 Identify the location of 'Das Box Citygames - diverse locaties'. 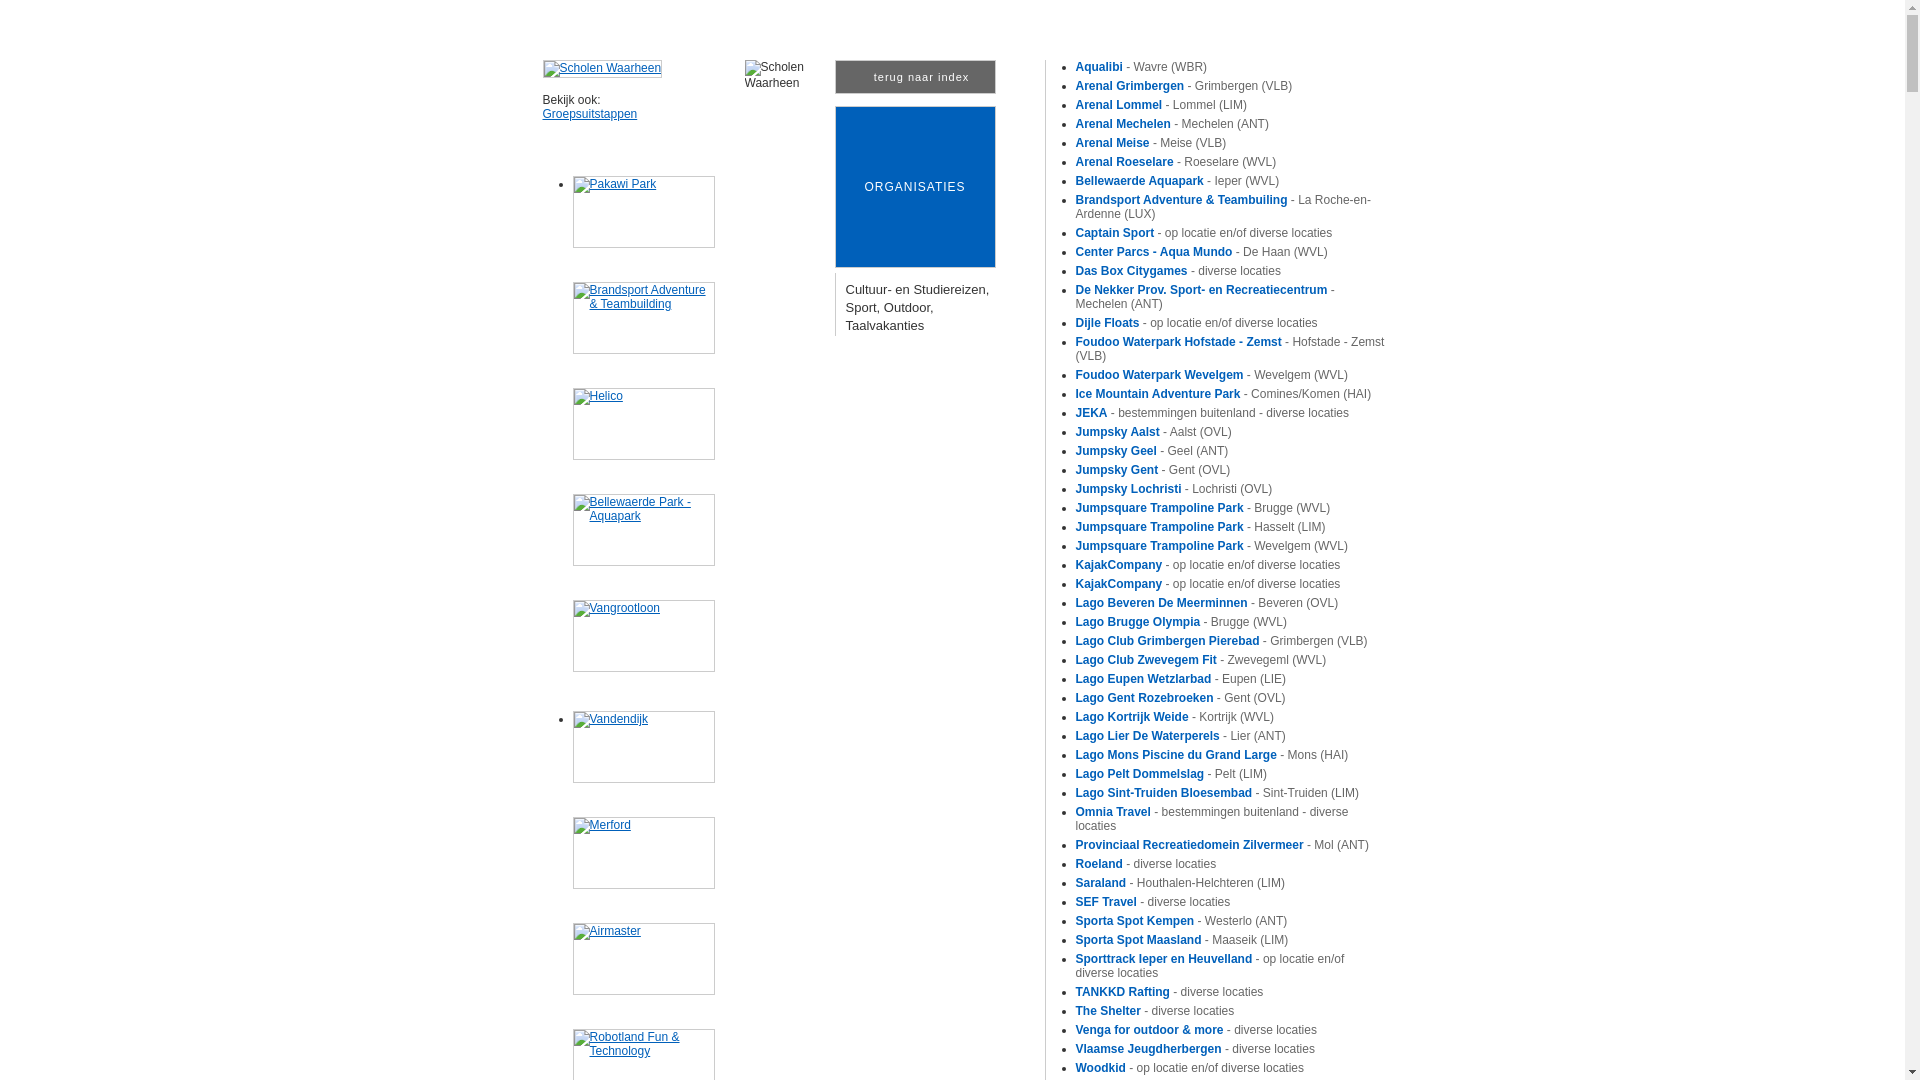
(1178, 270).